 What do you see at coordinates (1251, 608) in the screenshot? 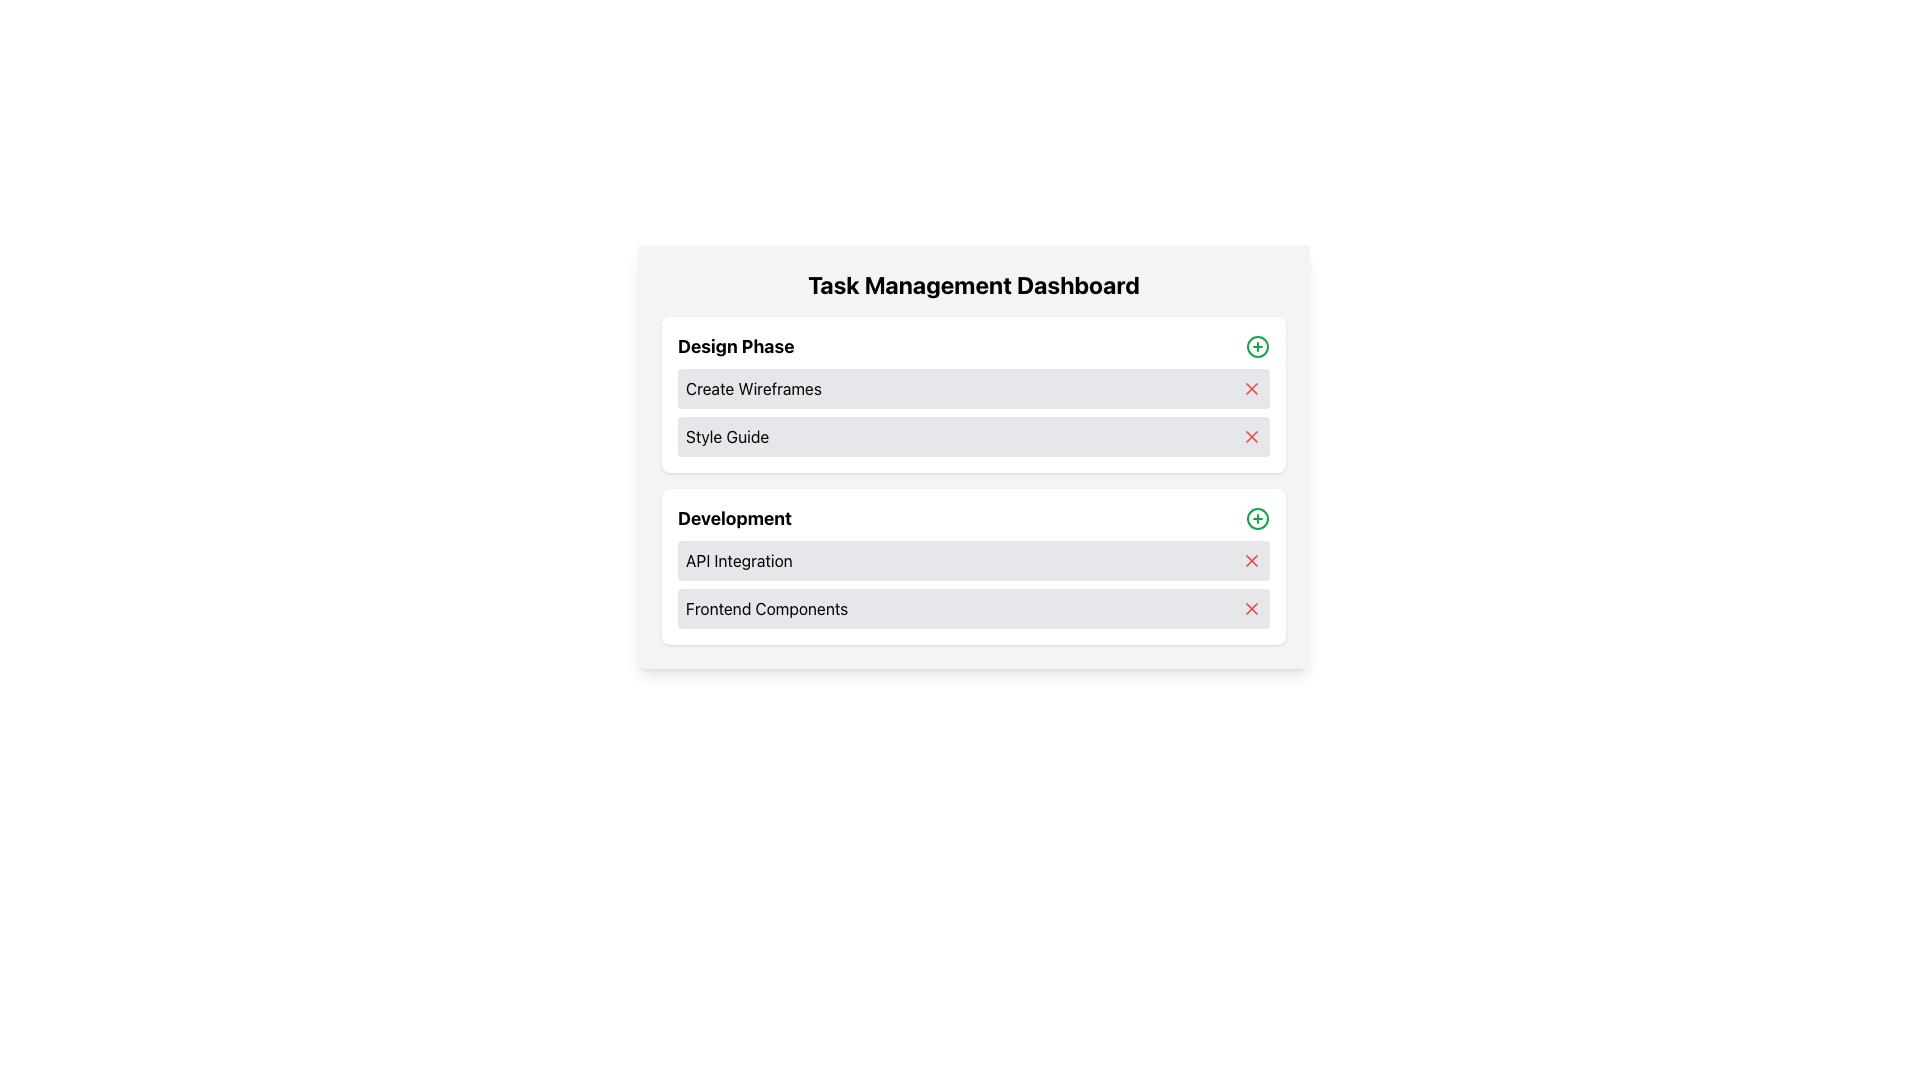
I see `the 'Close' or 'Delete' icon located at the bottom of the 'Development' phase card, specifically at the end of the 'Frontend Components' row` at bounding box center [1251, 608].